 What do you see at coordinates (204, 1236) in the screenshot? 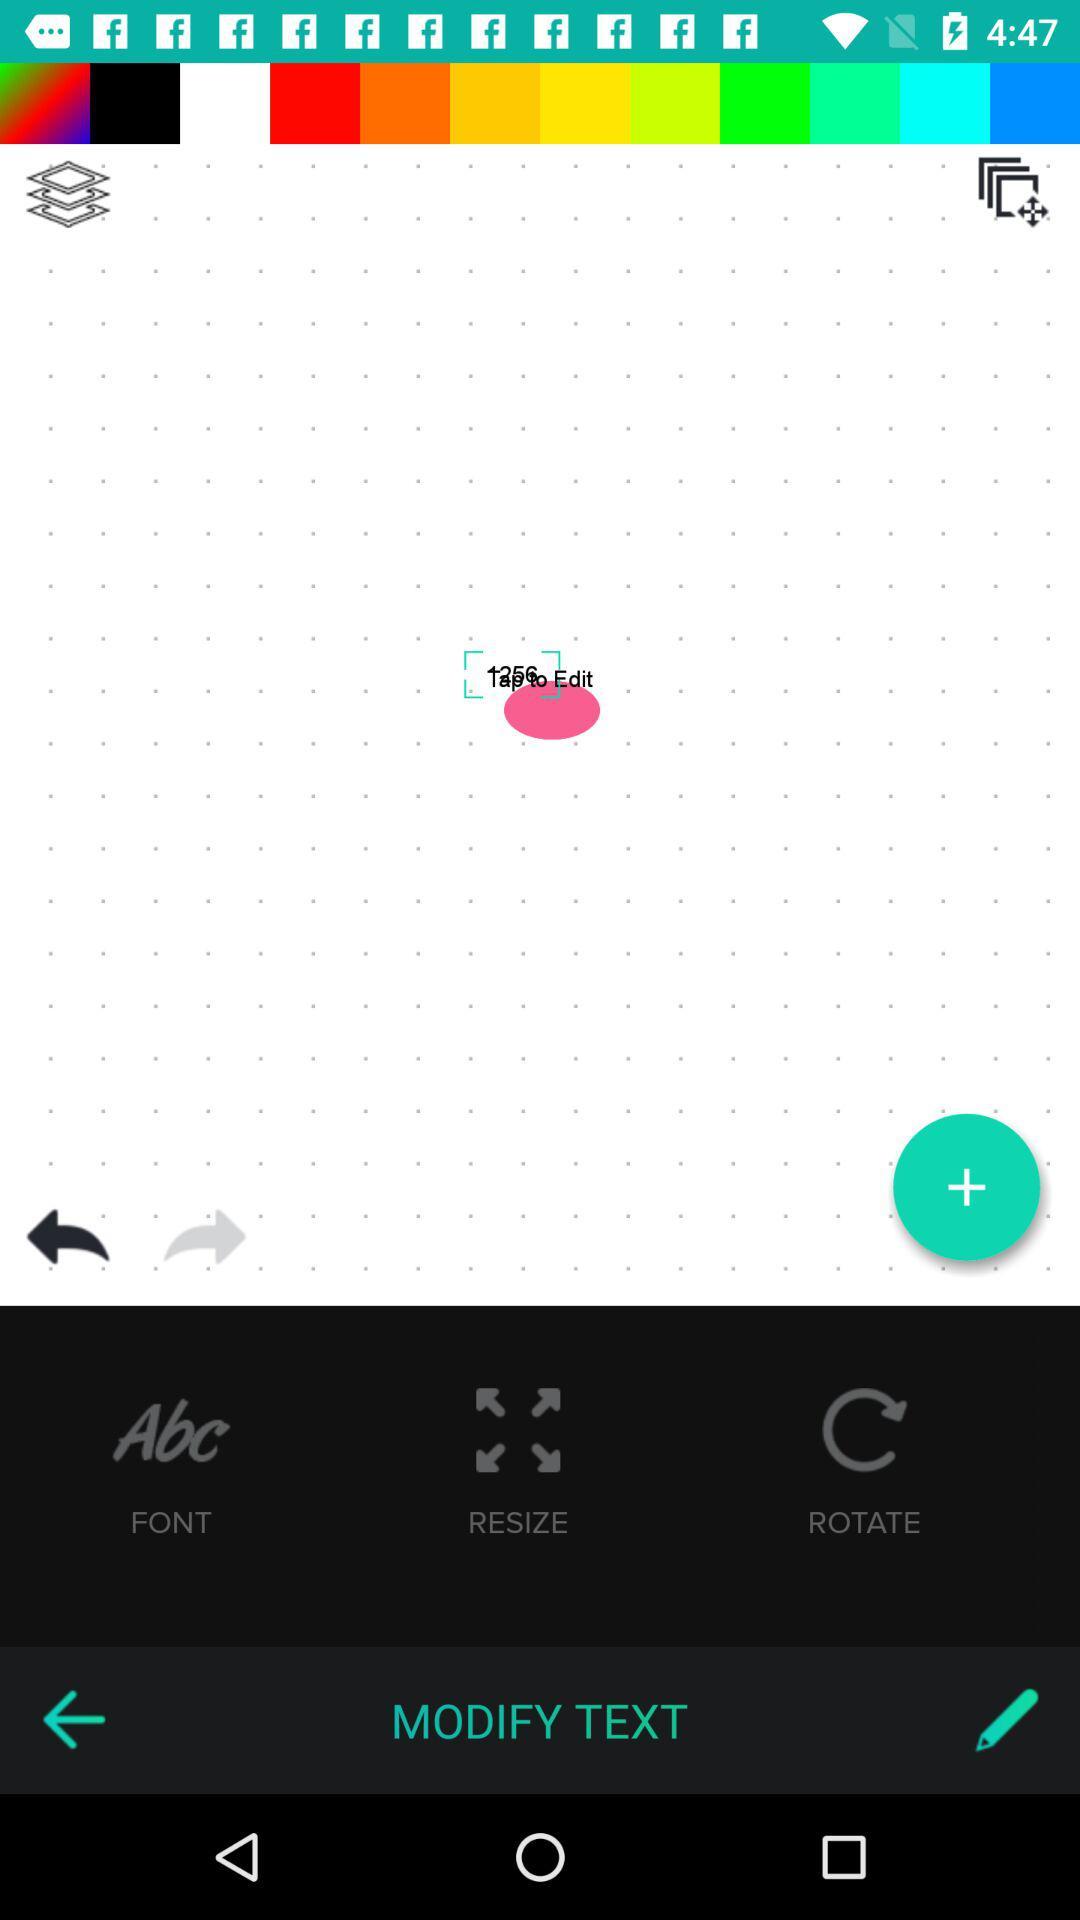
I see `next` at bounding box center [204, 1236].